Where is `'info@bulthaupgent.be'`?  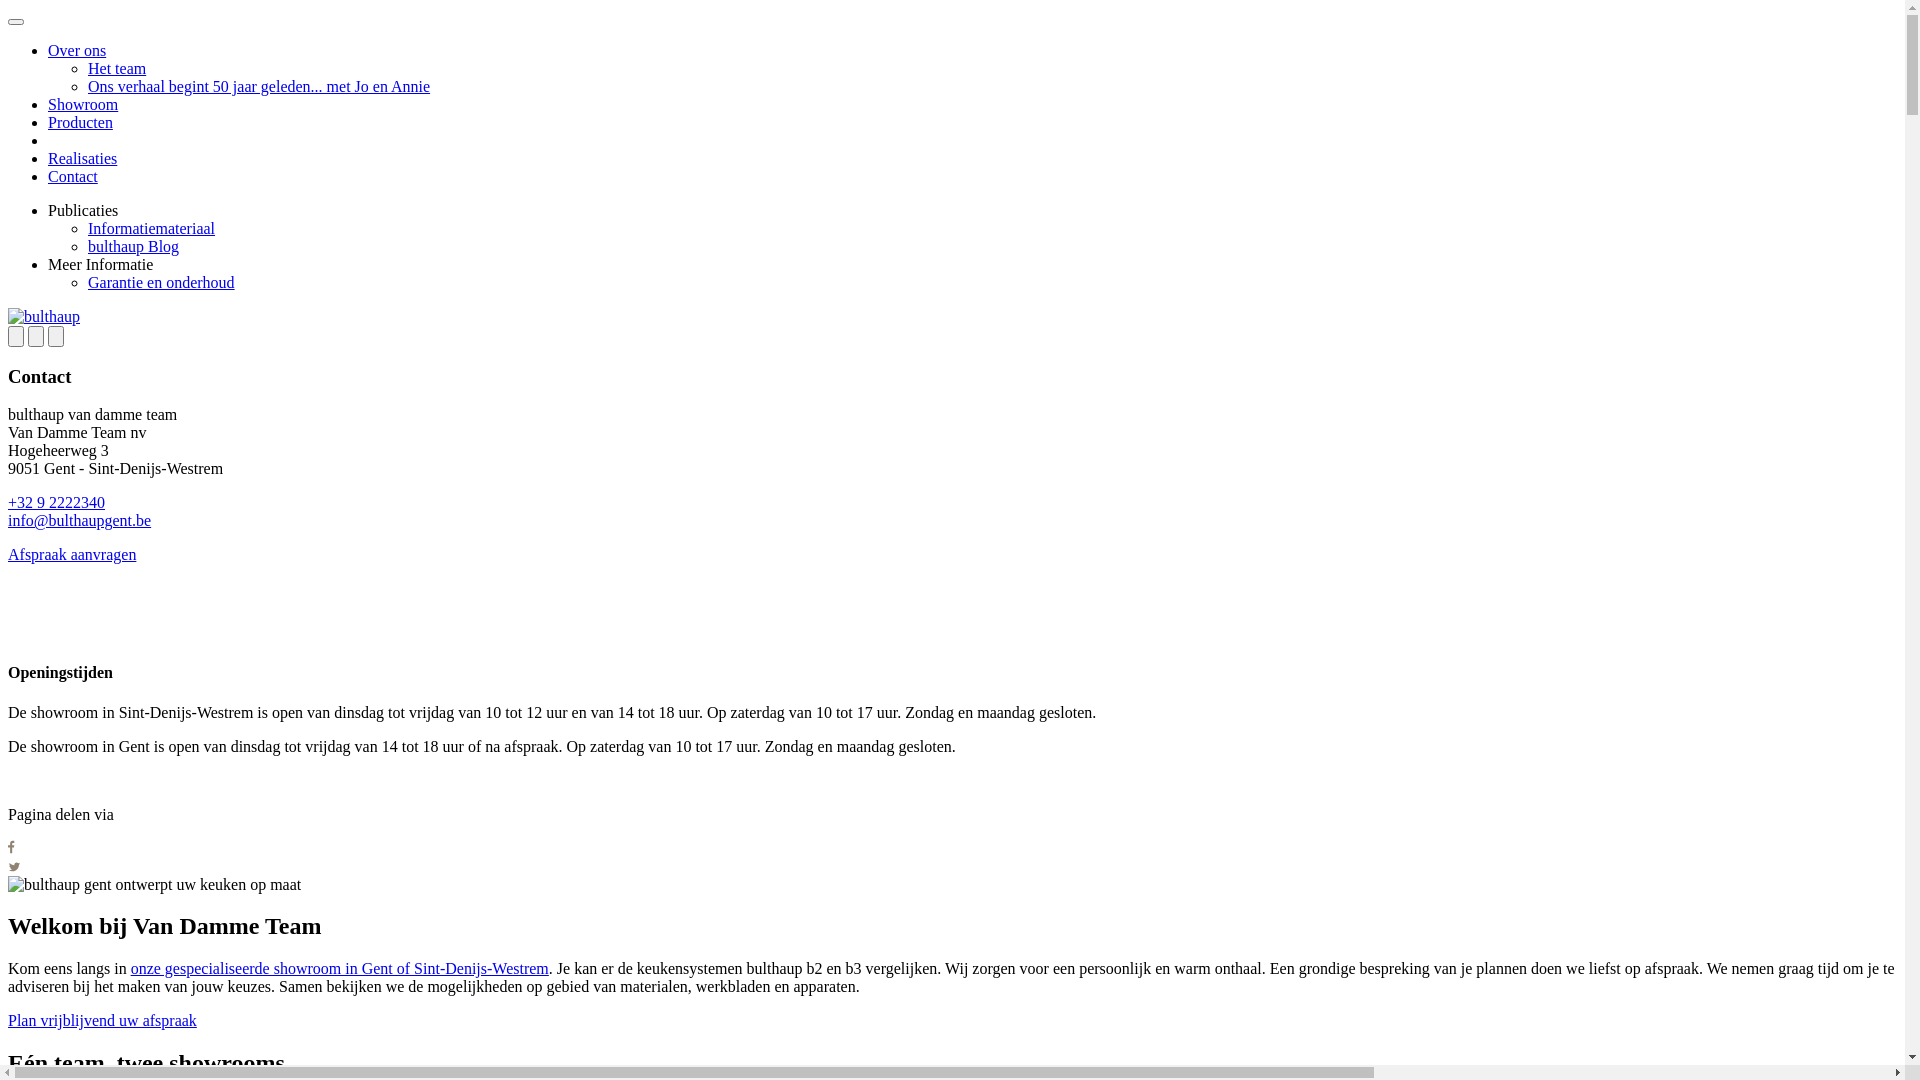
'info@bulthaupgent.be' is located at coordinates (8, 519).